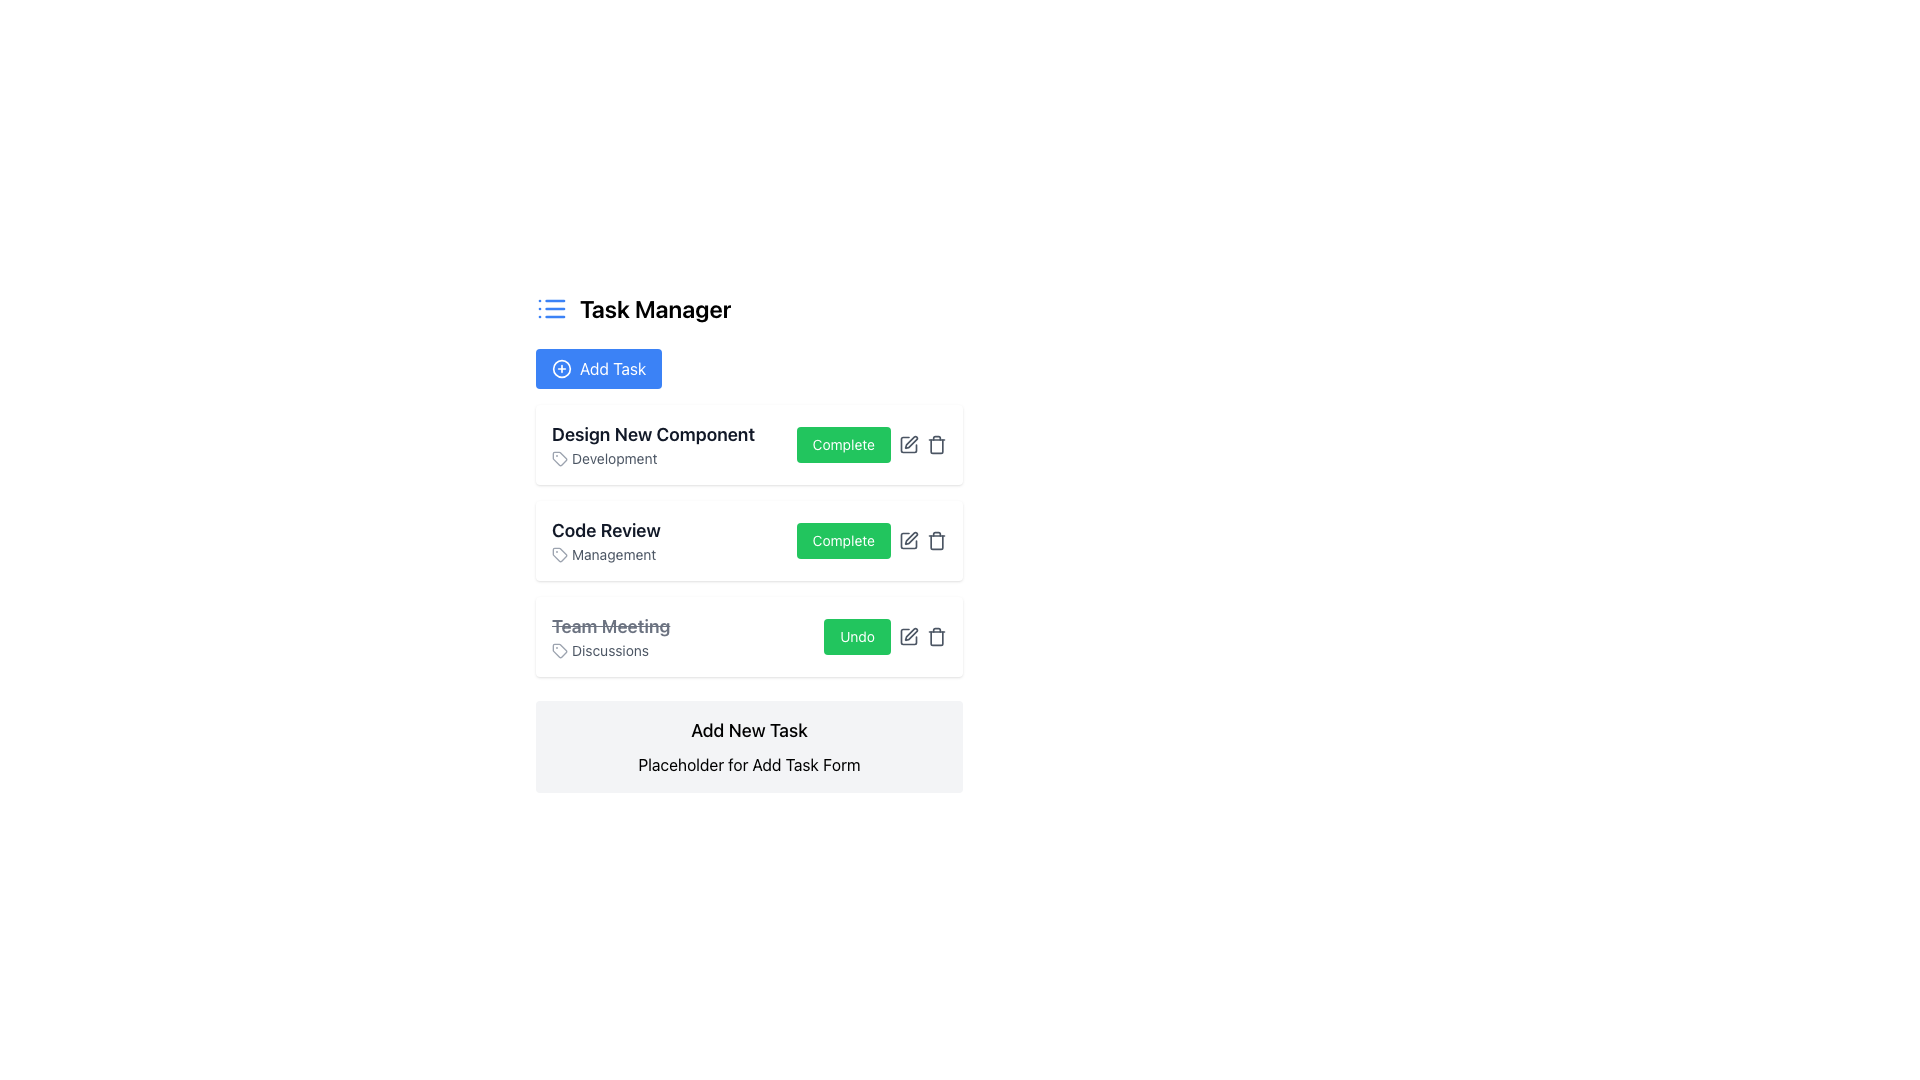 This screenshot has height=1080, width=1920. What do you see at coordinates (907, 443) in the screenshot?
I see `the action icon located to the right of the green 'Complete' button in the task management interface` at bounding box center [907, 443].